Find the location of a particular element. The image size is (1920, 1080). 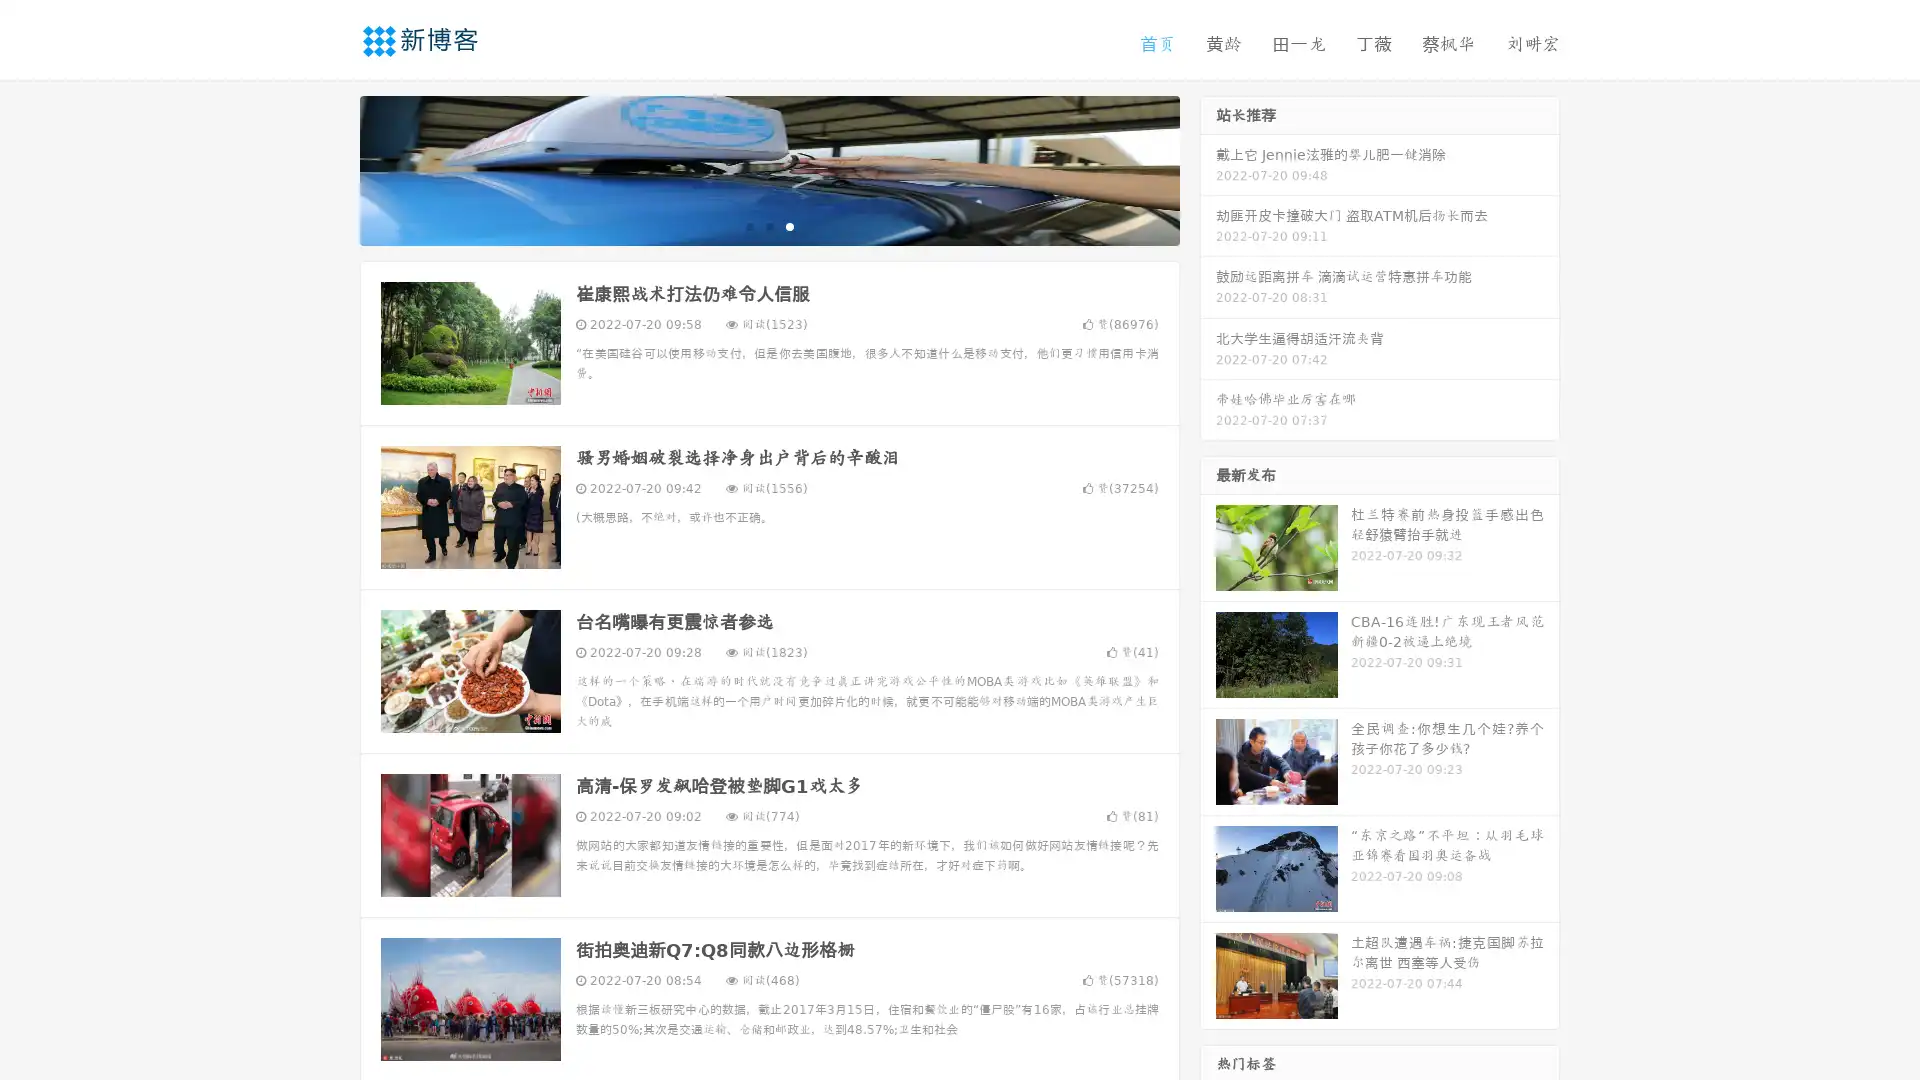

Go to slide 2 is located at coordinates (768, 225).